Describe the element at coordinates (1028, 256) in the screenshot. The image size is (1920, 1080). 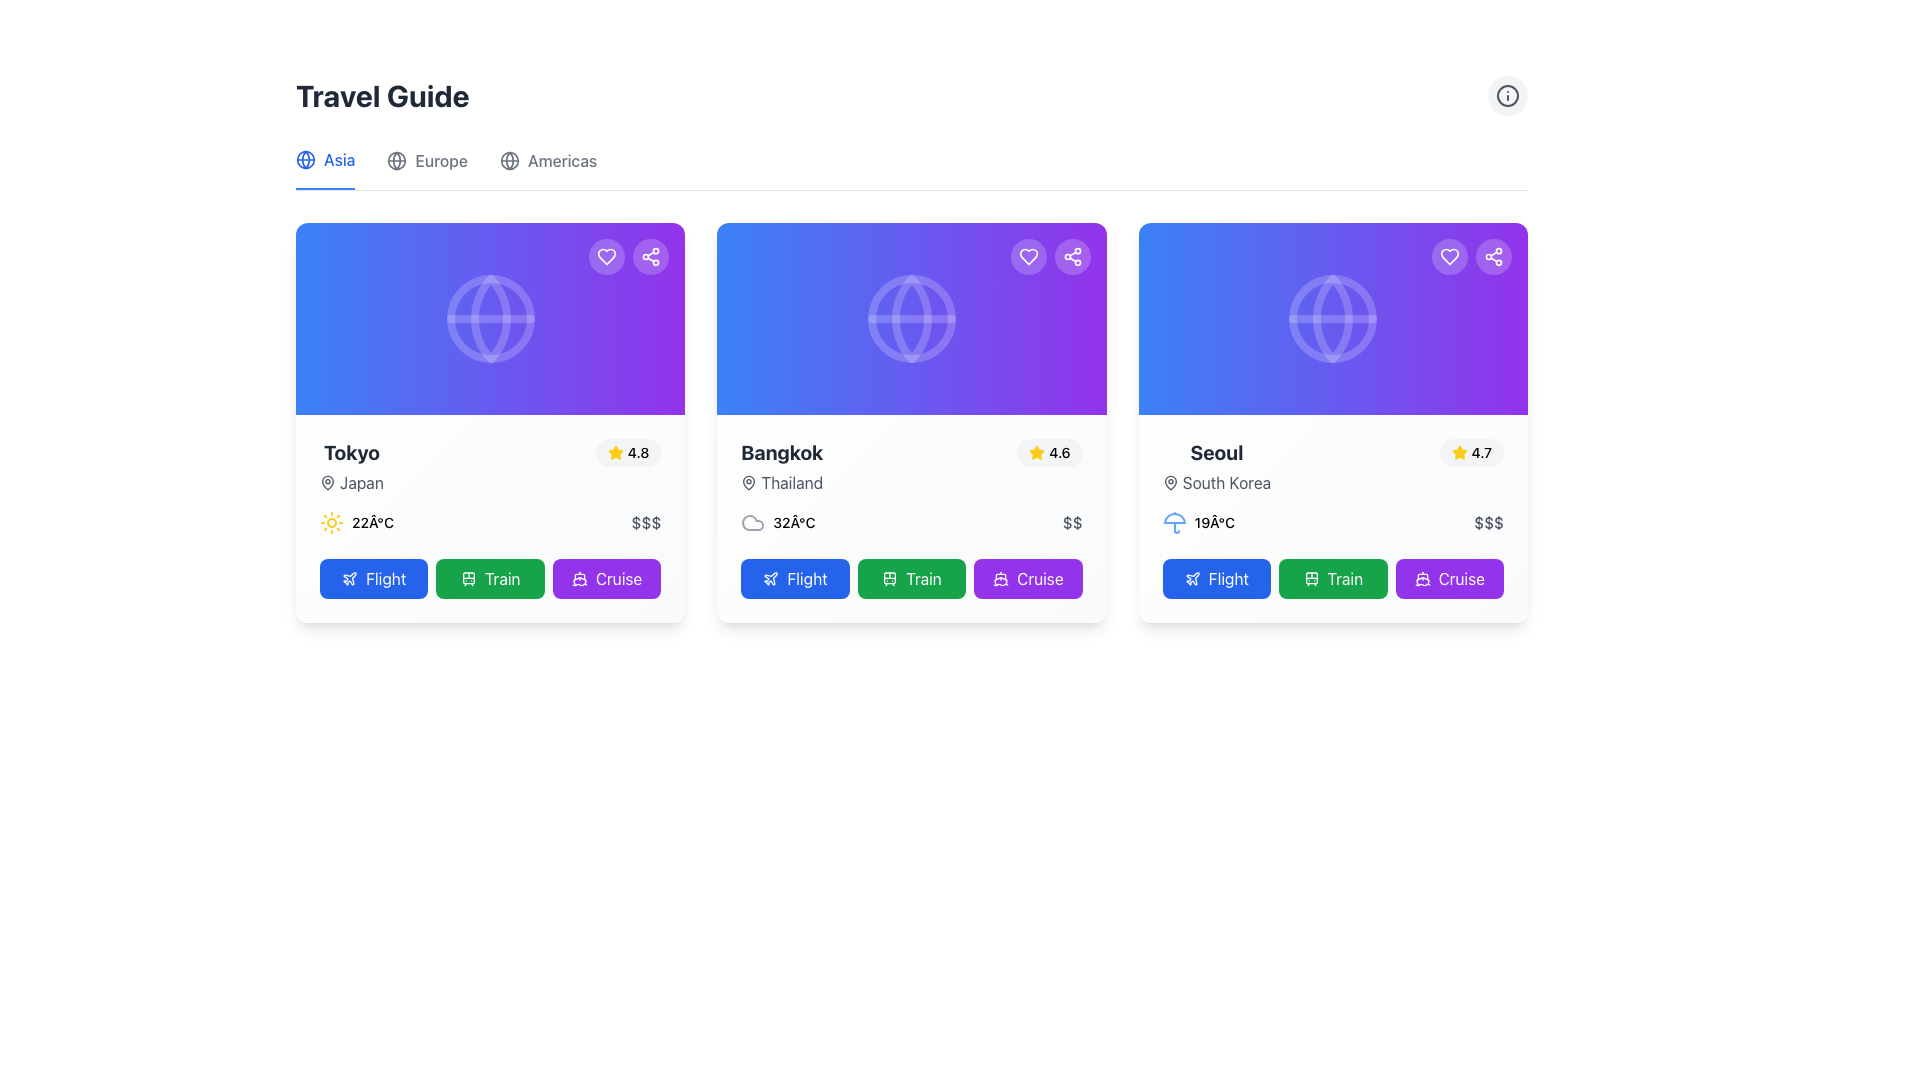
I see `the 'favorite' button located in the top-right section of the 'Bangkok' card` at that location.